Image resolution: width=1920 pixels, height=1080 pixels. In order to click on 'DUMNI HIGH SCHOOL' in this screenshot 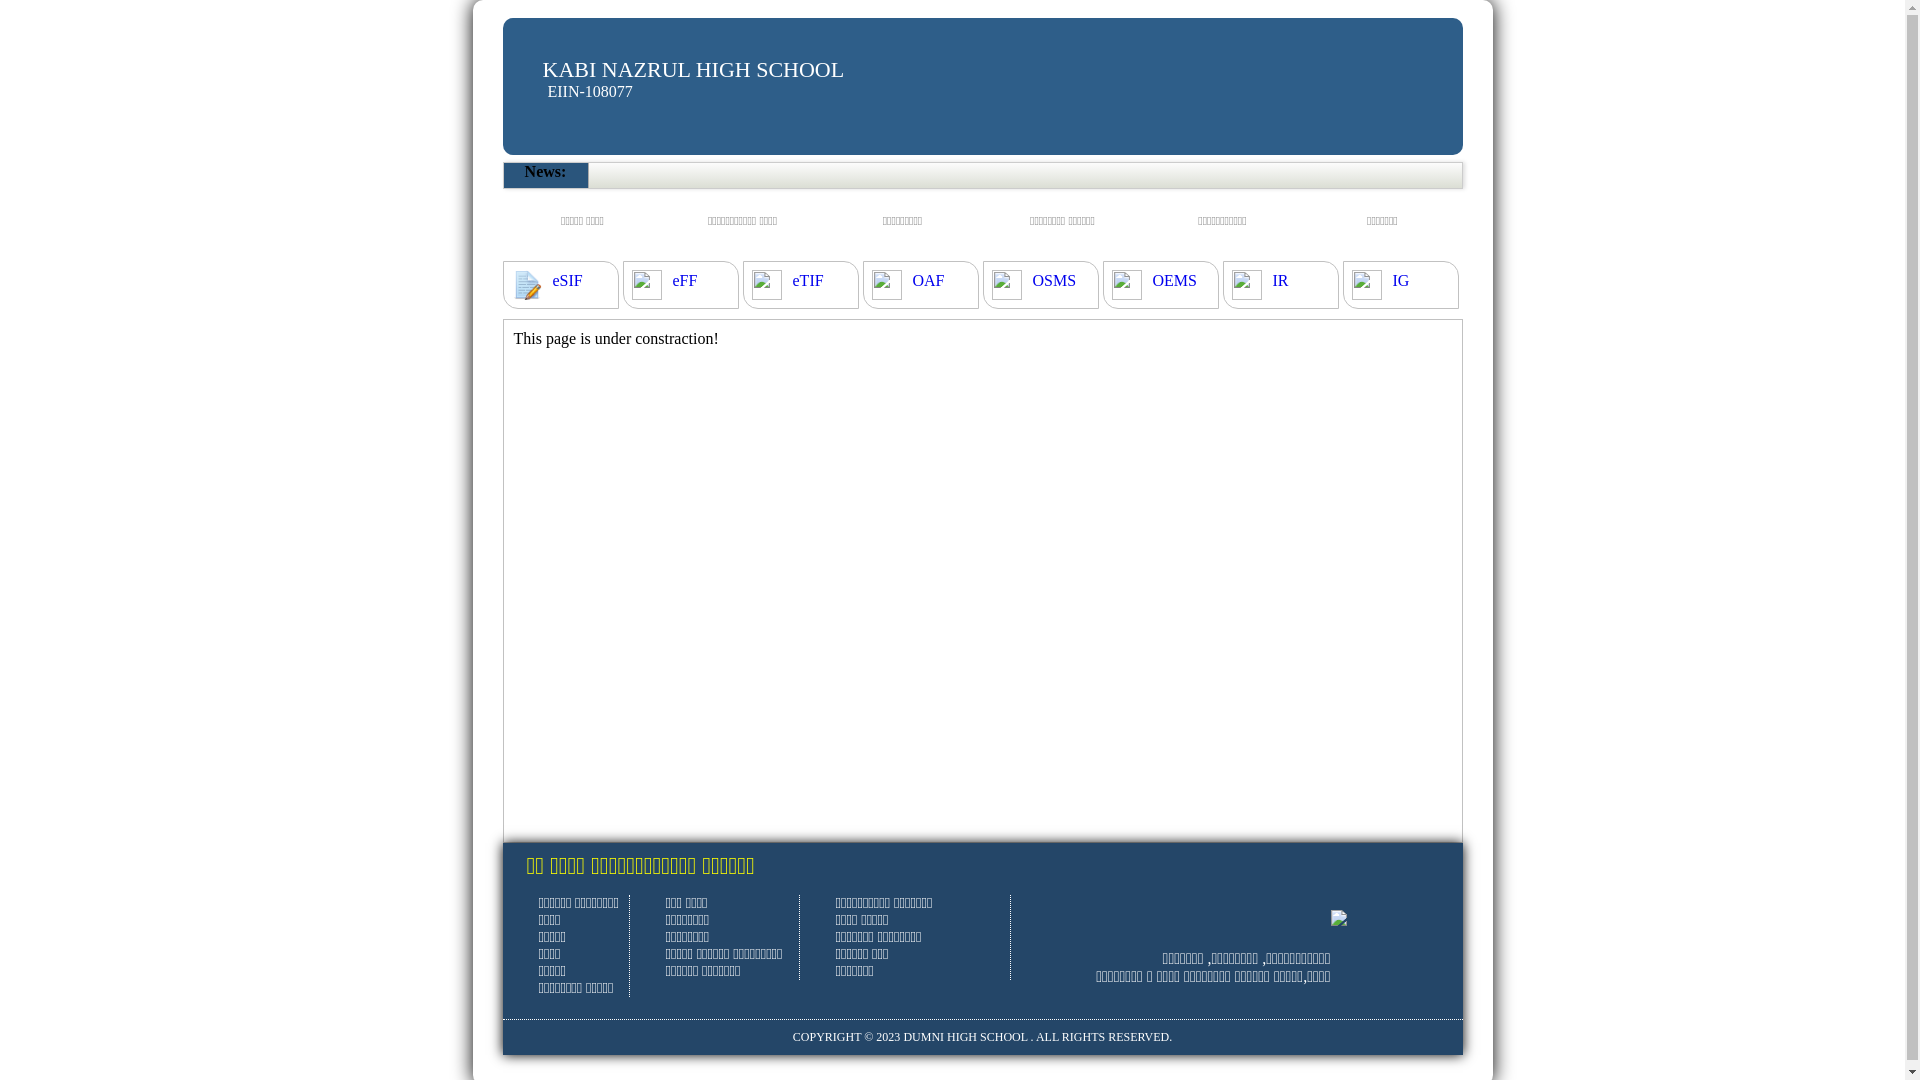, I will do `click(964, 1036)`.